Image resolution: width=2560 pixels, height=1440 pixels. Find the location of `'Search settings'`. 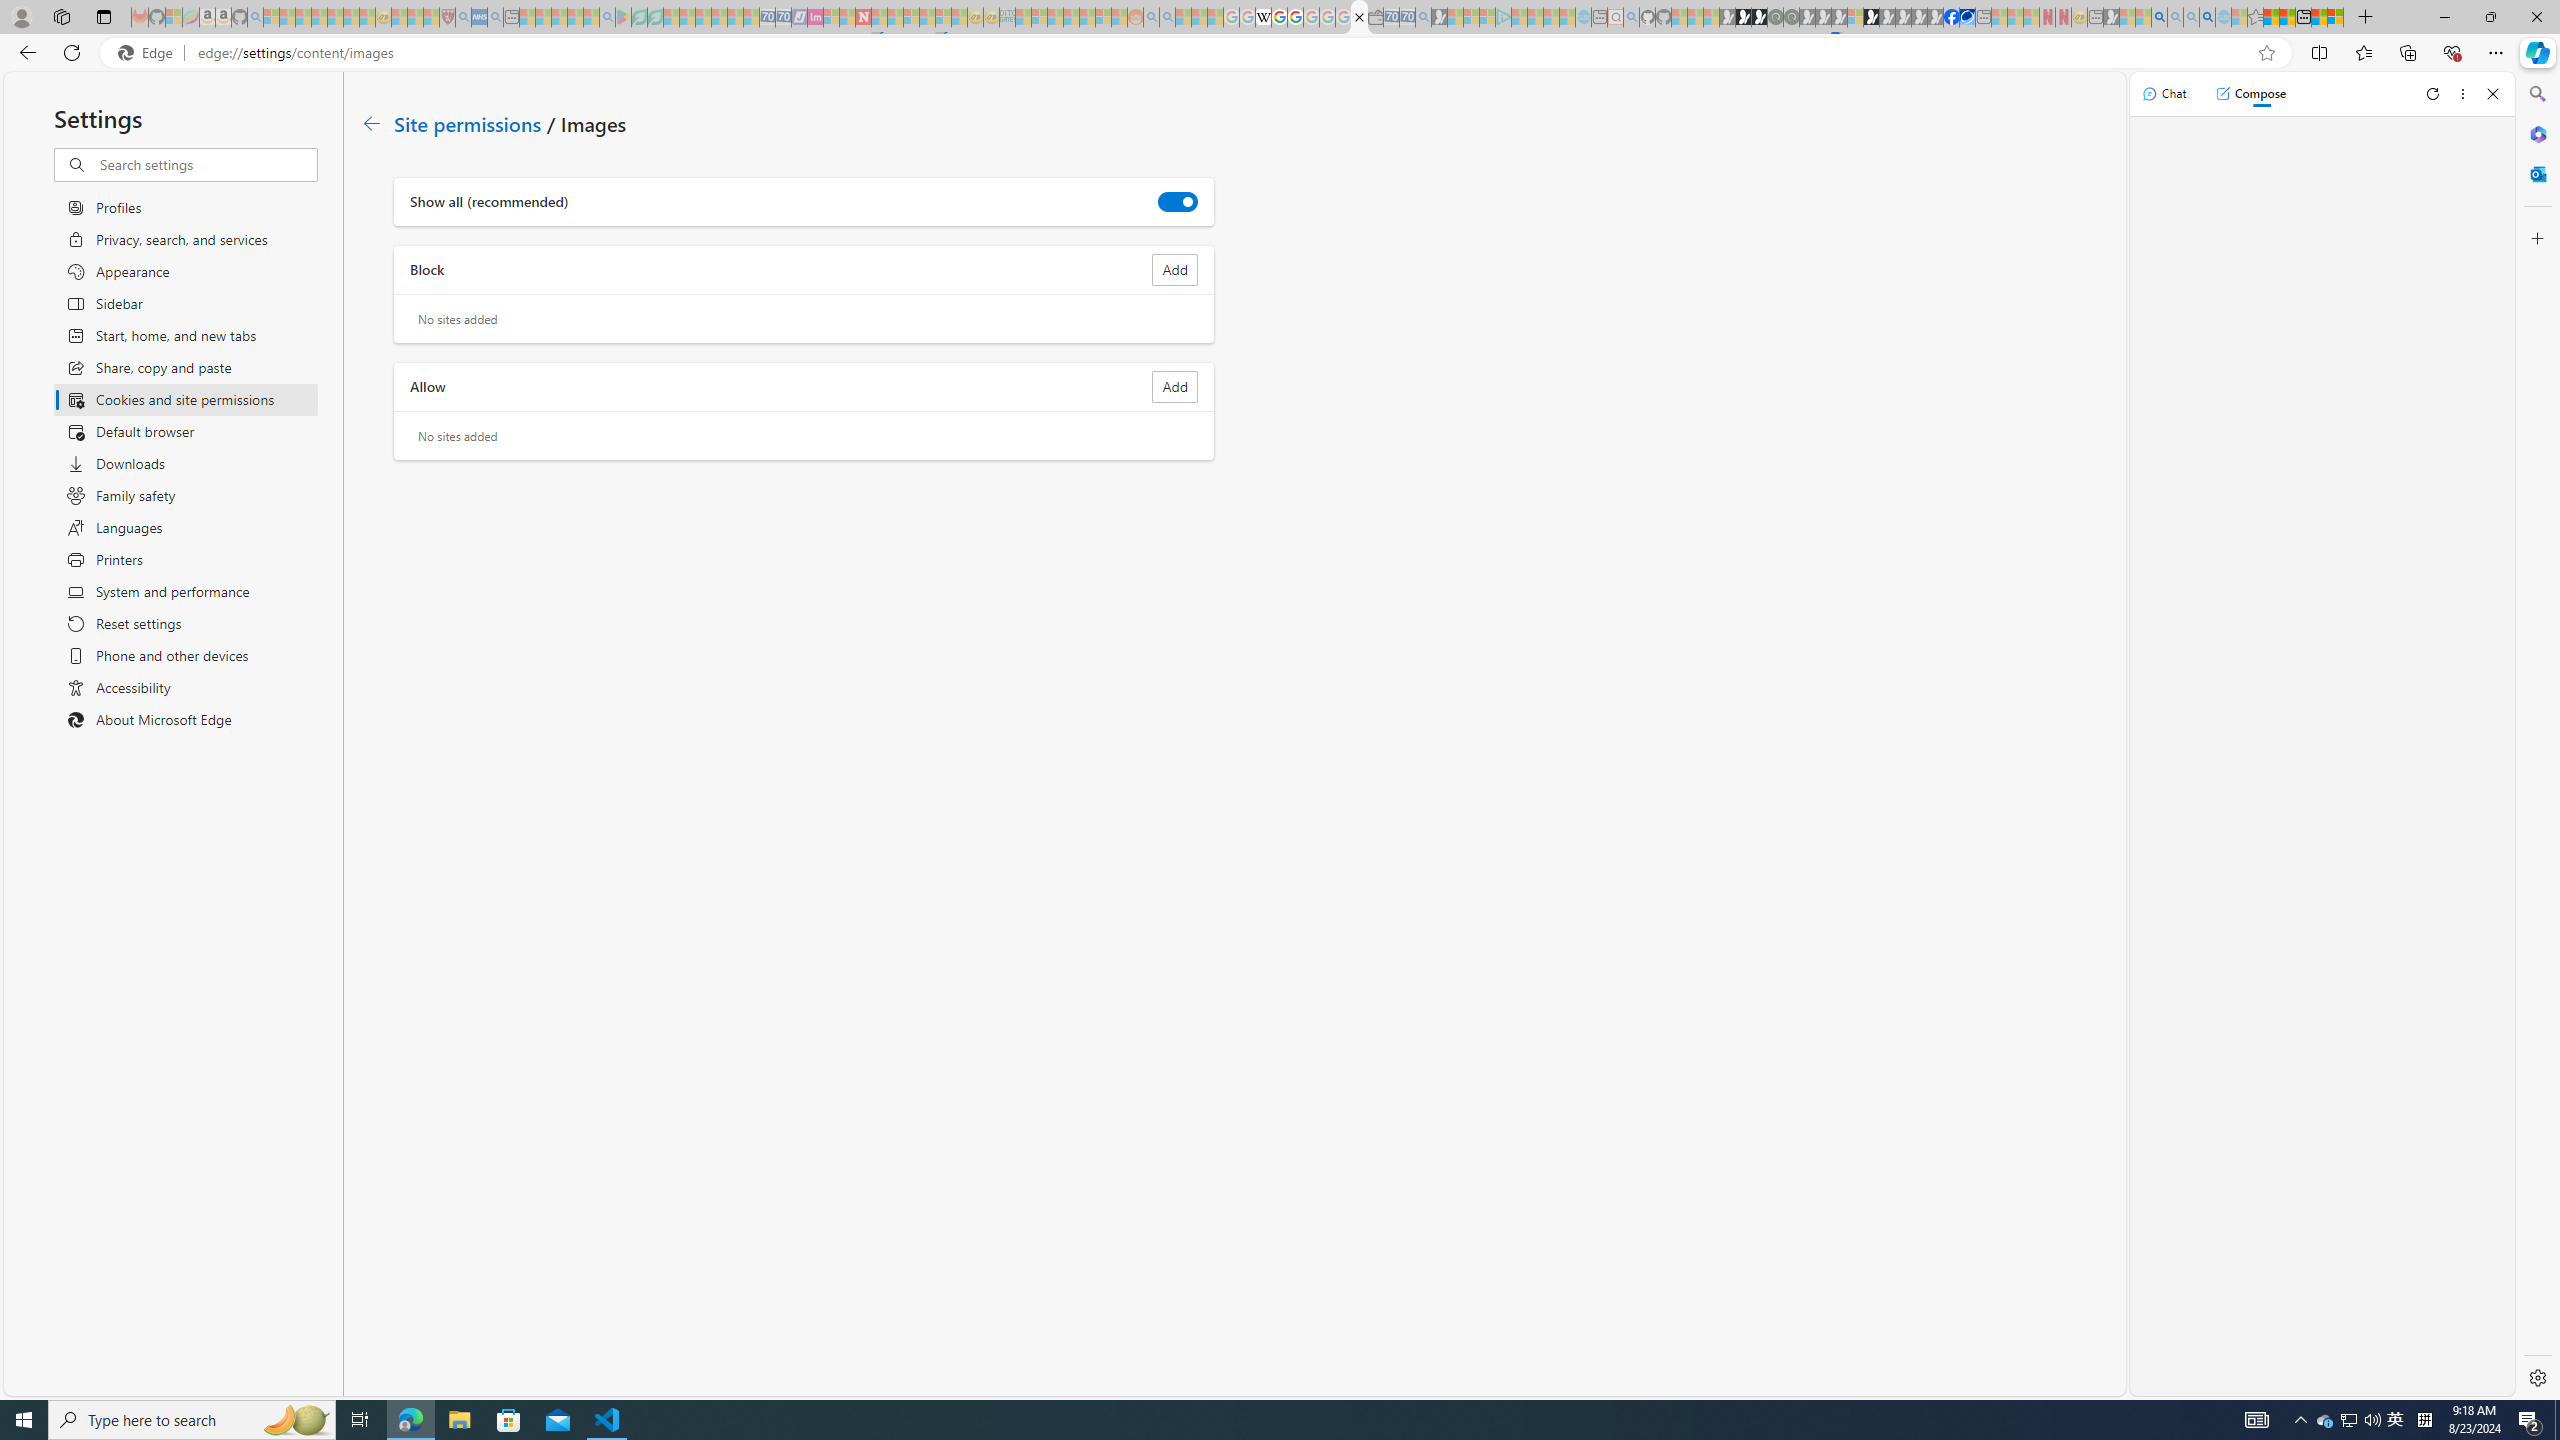

'Search settings' is located at coordinates (207, 164).